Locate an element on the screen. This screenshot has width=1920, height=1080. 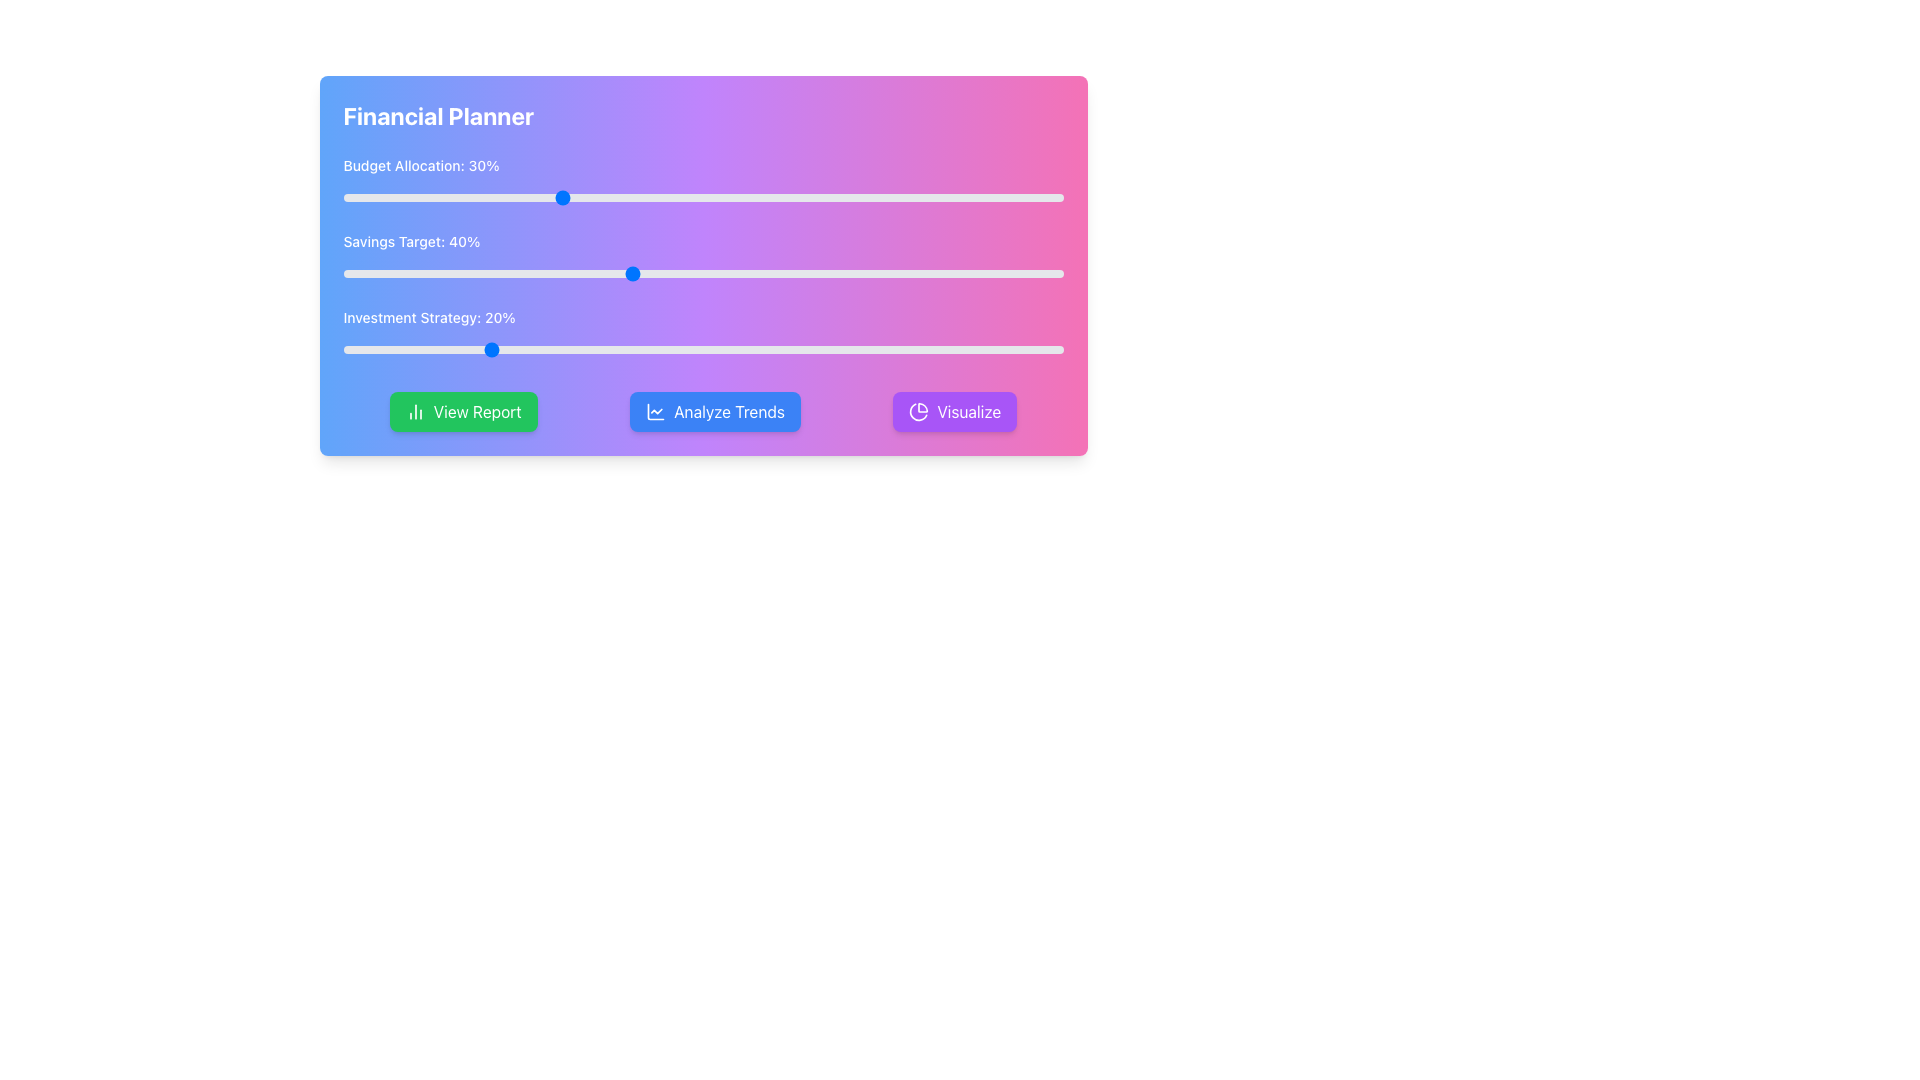
the savings target is located at coordinates (833, 273).